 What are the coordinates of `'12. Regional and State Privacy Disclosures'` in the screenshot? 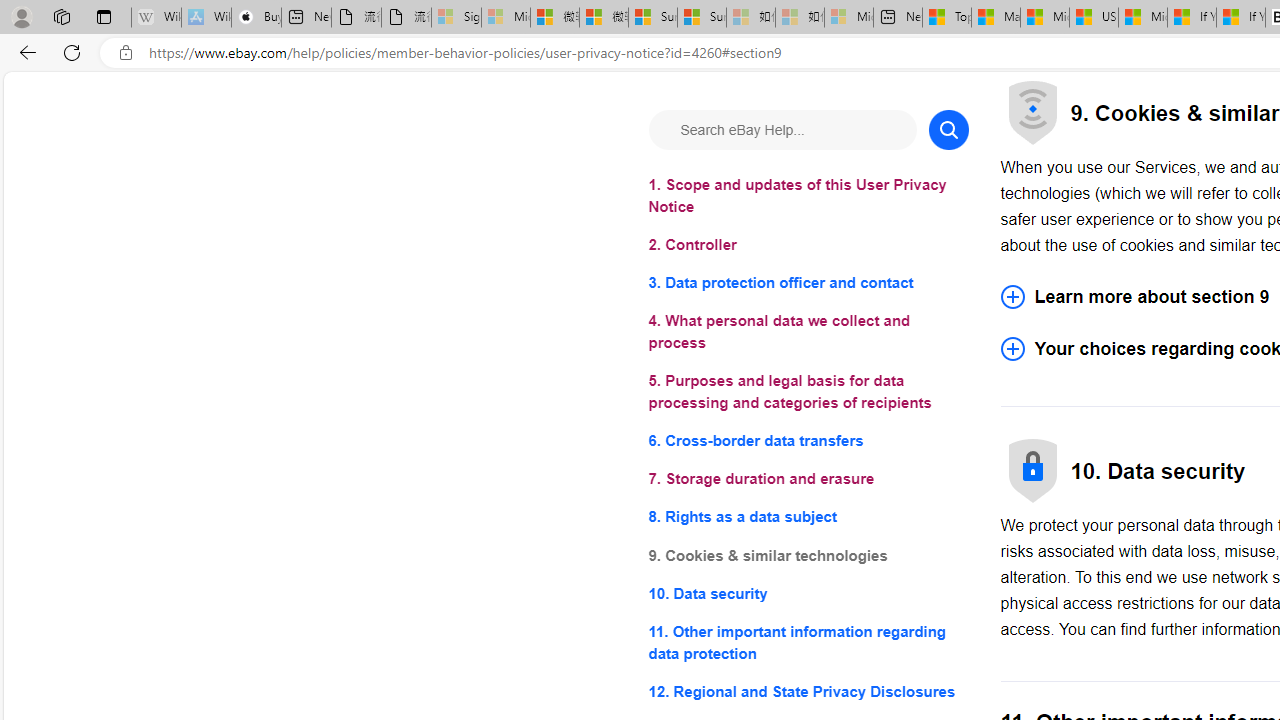 It's located at (808, 690).